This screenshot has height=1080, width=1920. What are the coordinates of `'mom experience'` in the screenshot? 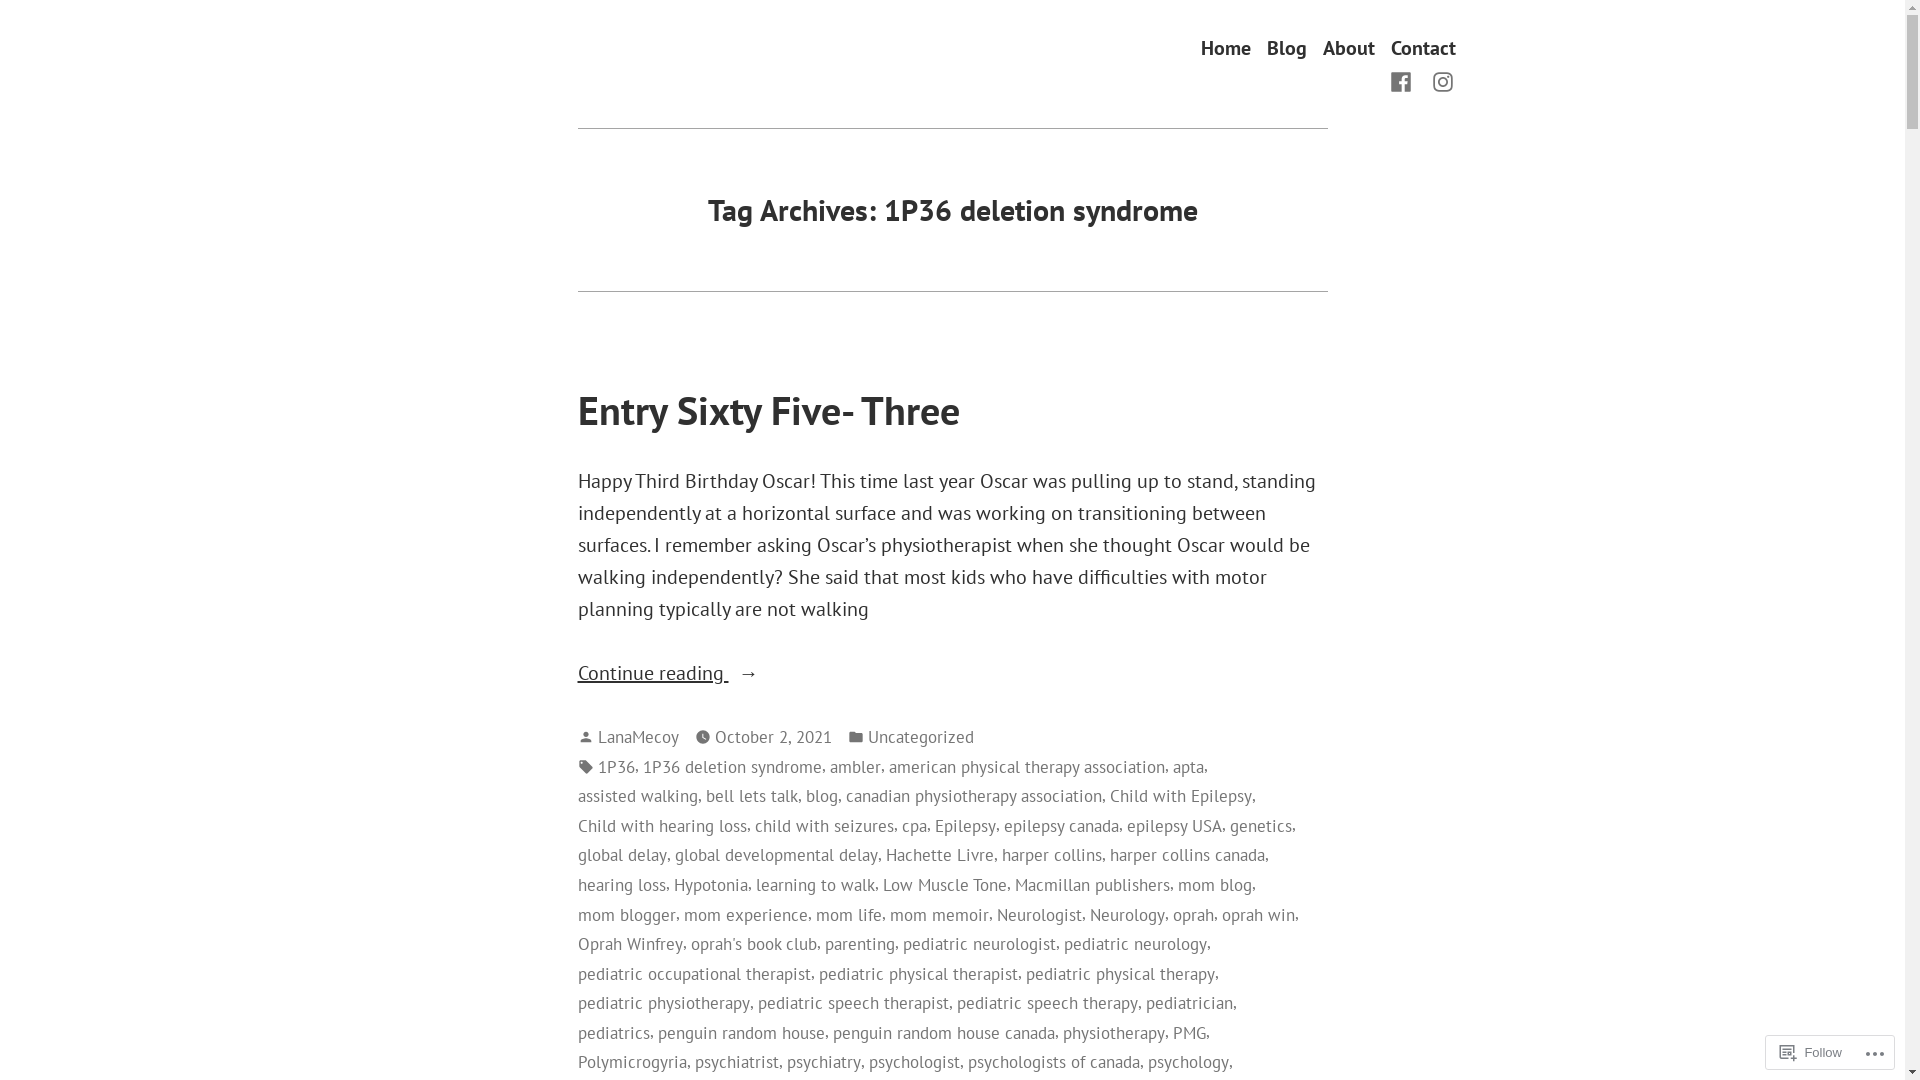 It's located at (744, 914).